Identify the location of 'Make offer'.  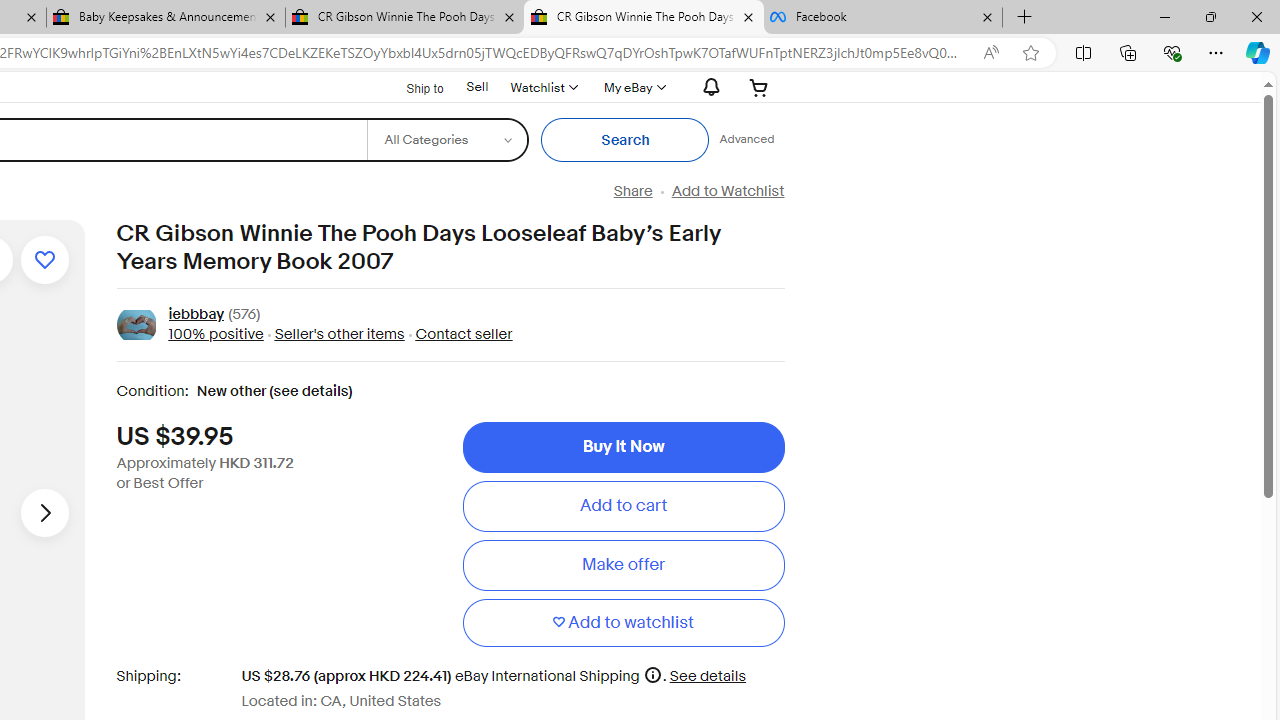
(622, 565).